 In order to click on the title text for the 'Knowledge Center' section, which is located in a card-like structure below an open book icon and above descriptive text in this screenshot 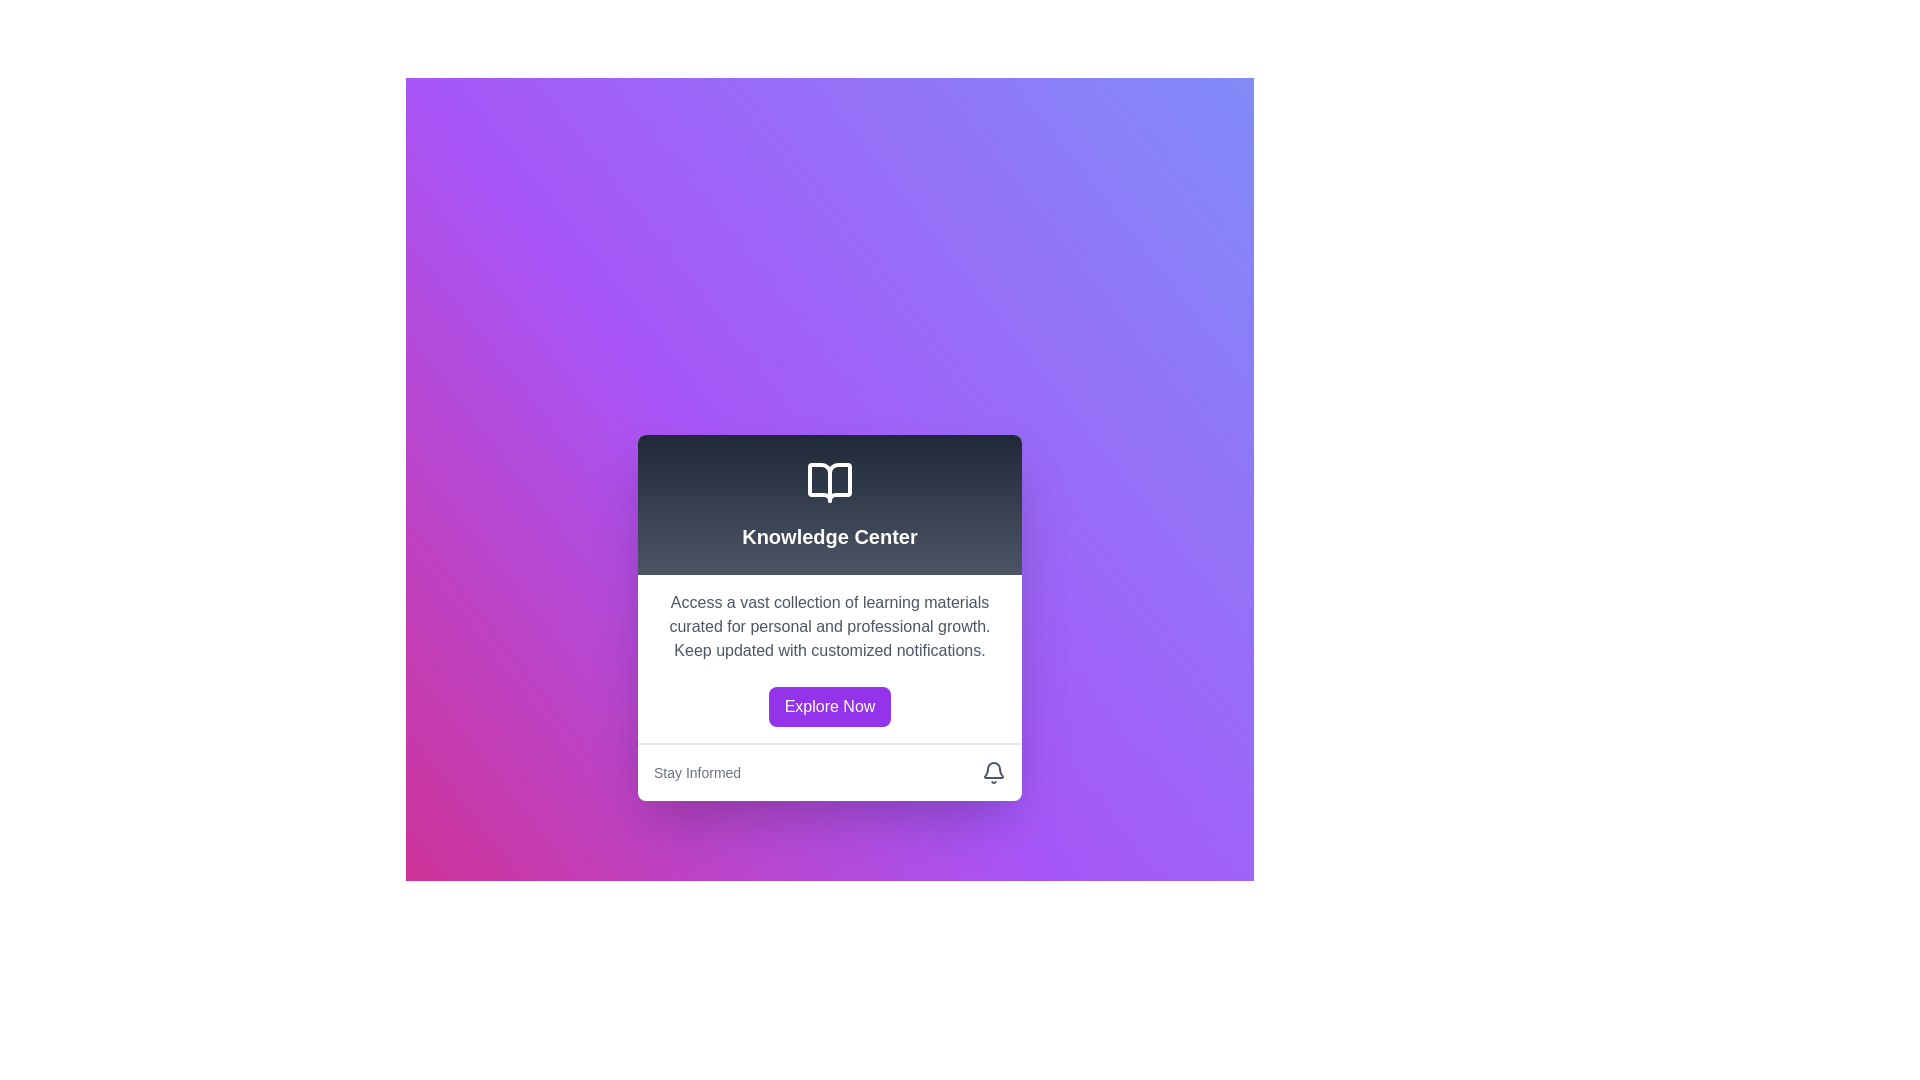, I will do `click(830, 535)`.